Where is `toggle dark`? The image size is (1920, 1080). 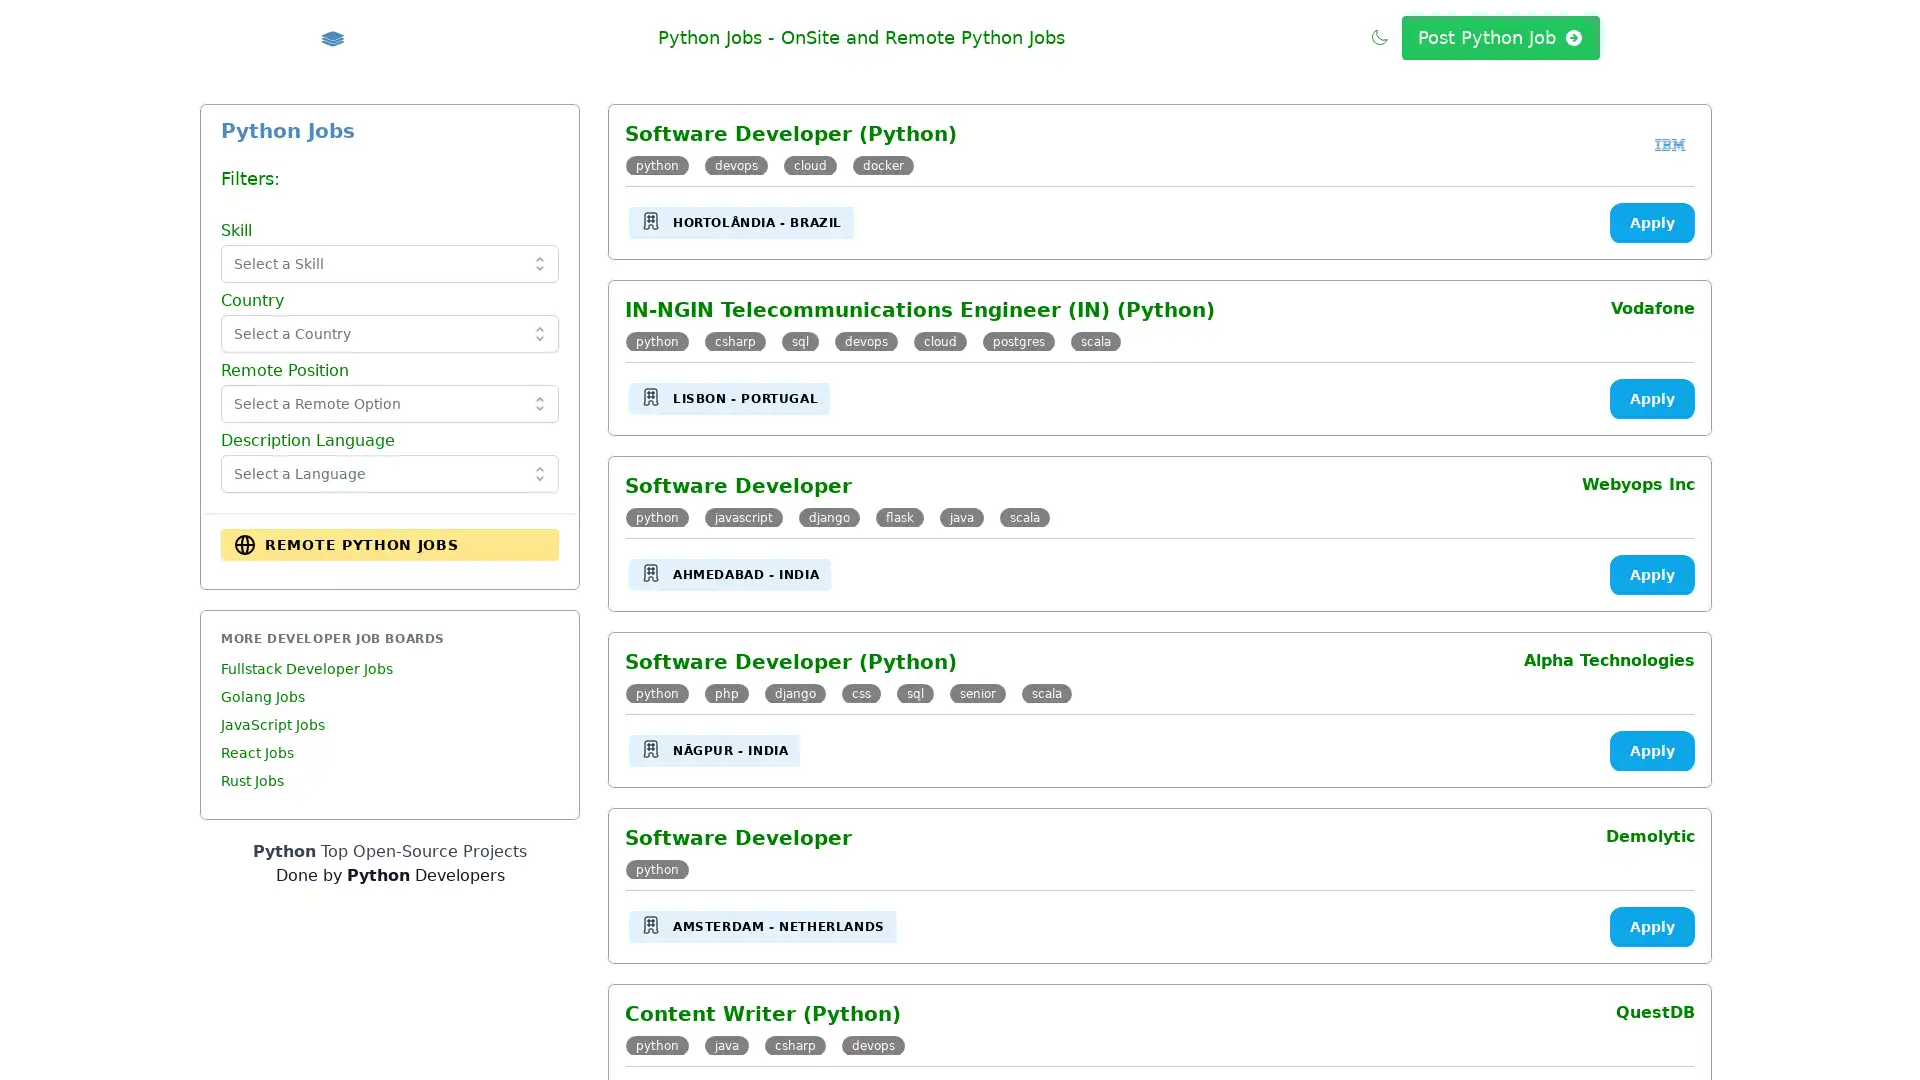 toggle dark is located at coordinates (1379, 35).